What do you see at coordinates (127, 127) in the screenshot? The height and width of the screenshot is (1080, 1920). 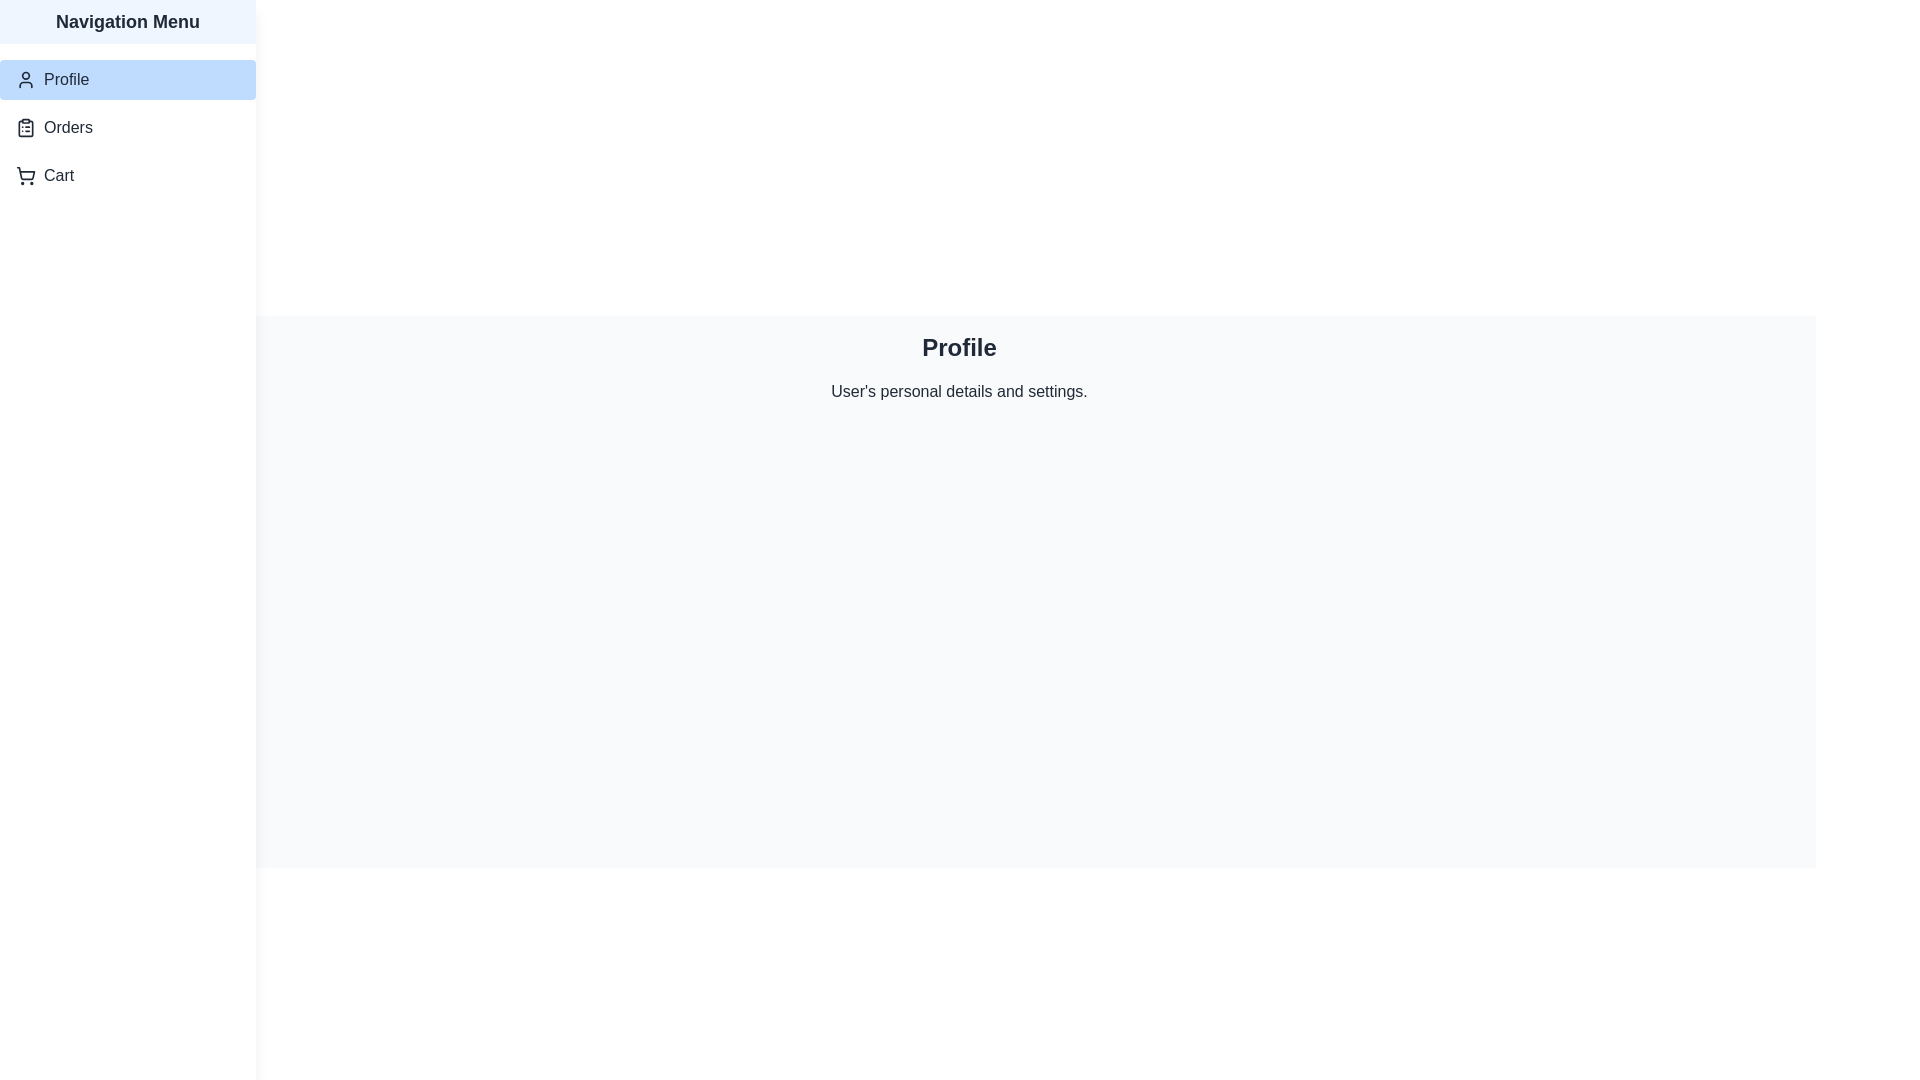 I see `the second item in the vertical navigation menu, which serves as a link to the Orders section of the application` at bounding box center [127, 127].